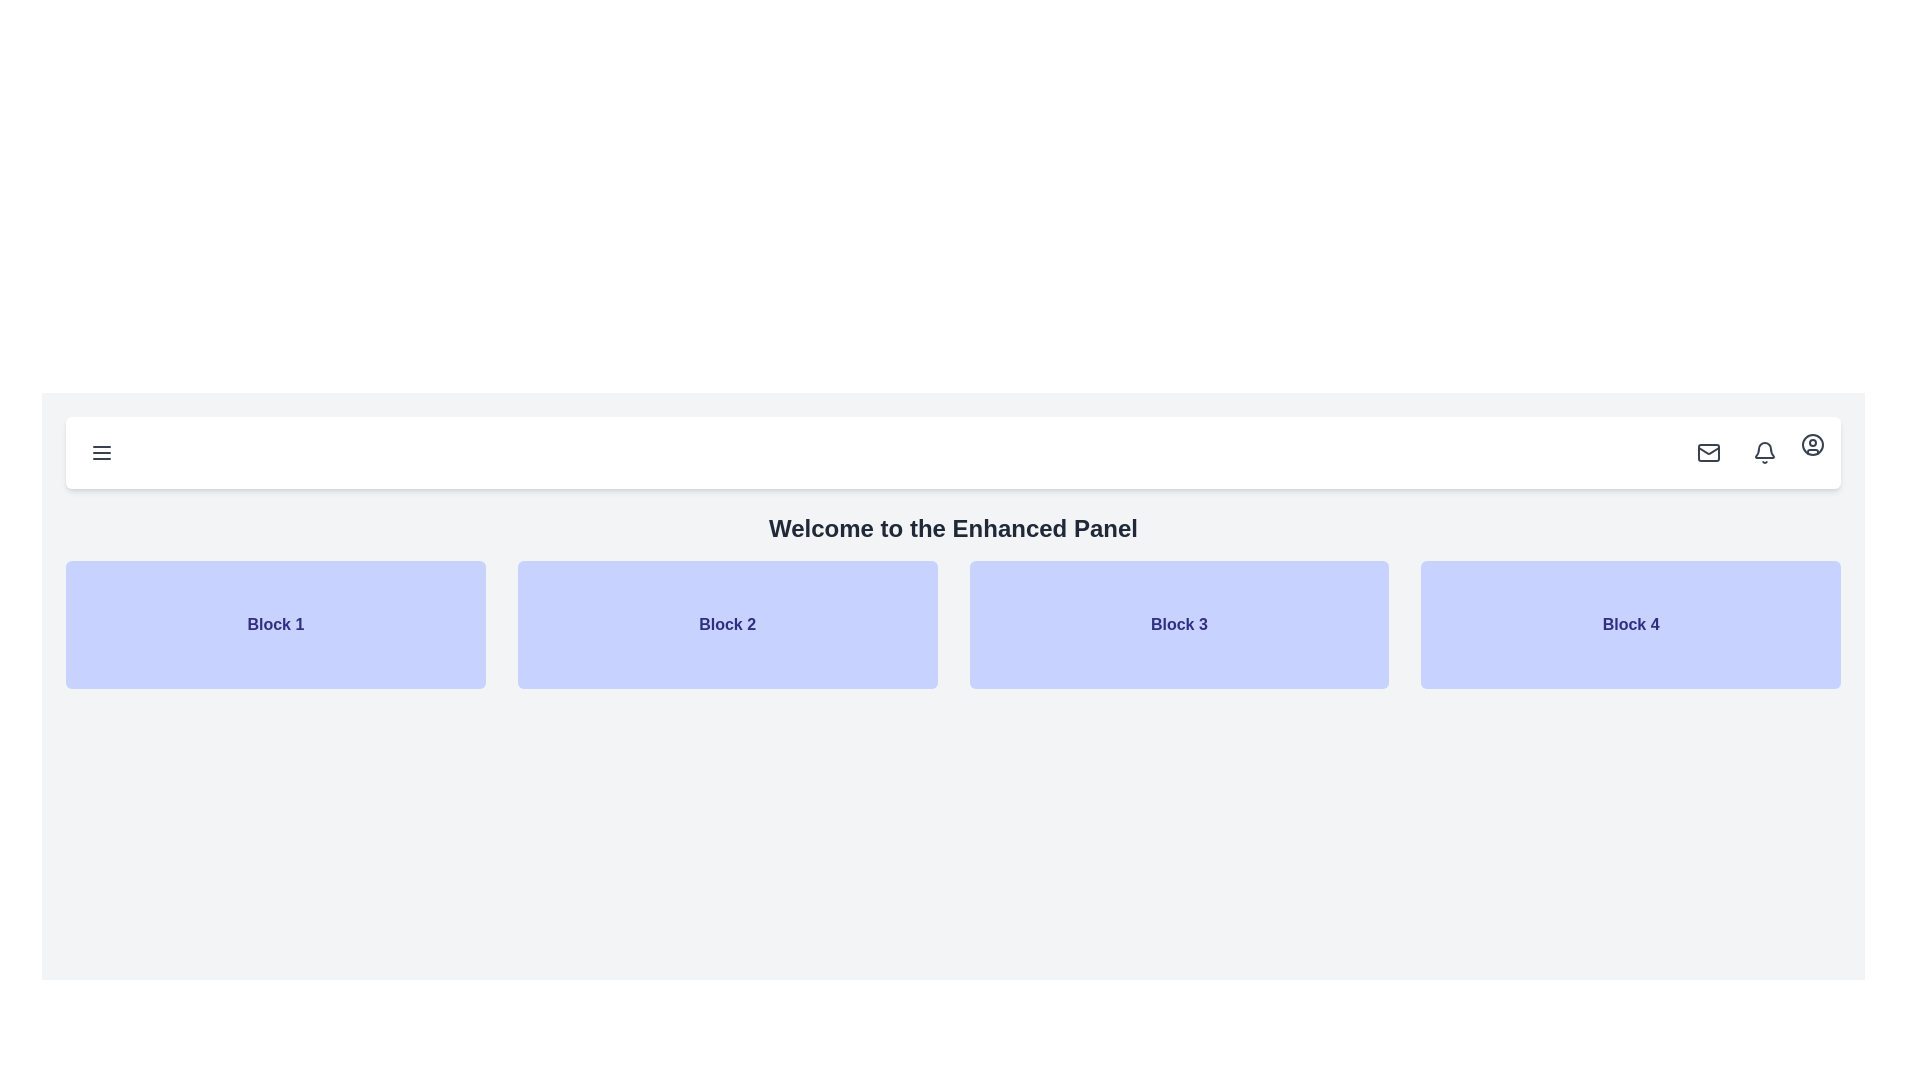 This screenshot has height=1080, width=1920. I want to click on the hamburger menu icon located in the top left corner of the interface, so click(100, 452).